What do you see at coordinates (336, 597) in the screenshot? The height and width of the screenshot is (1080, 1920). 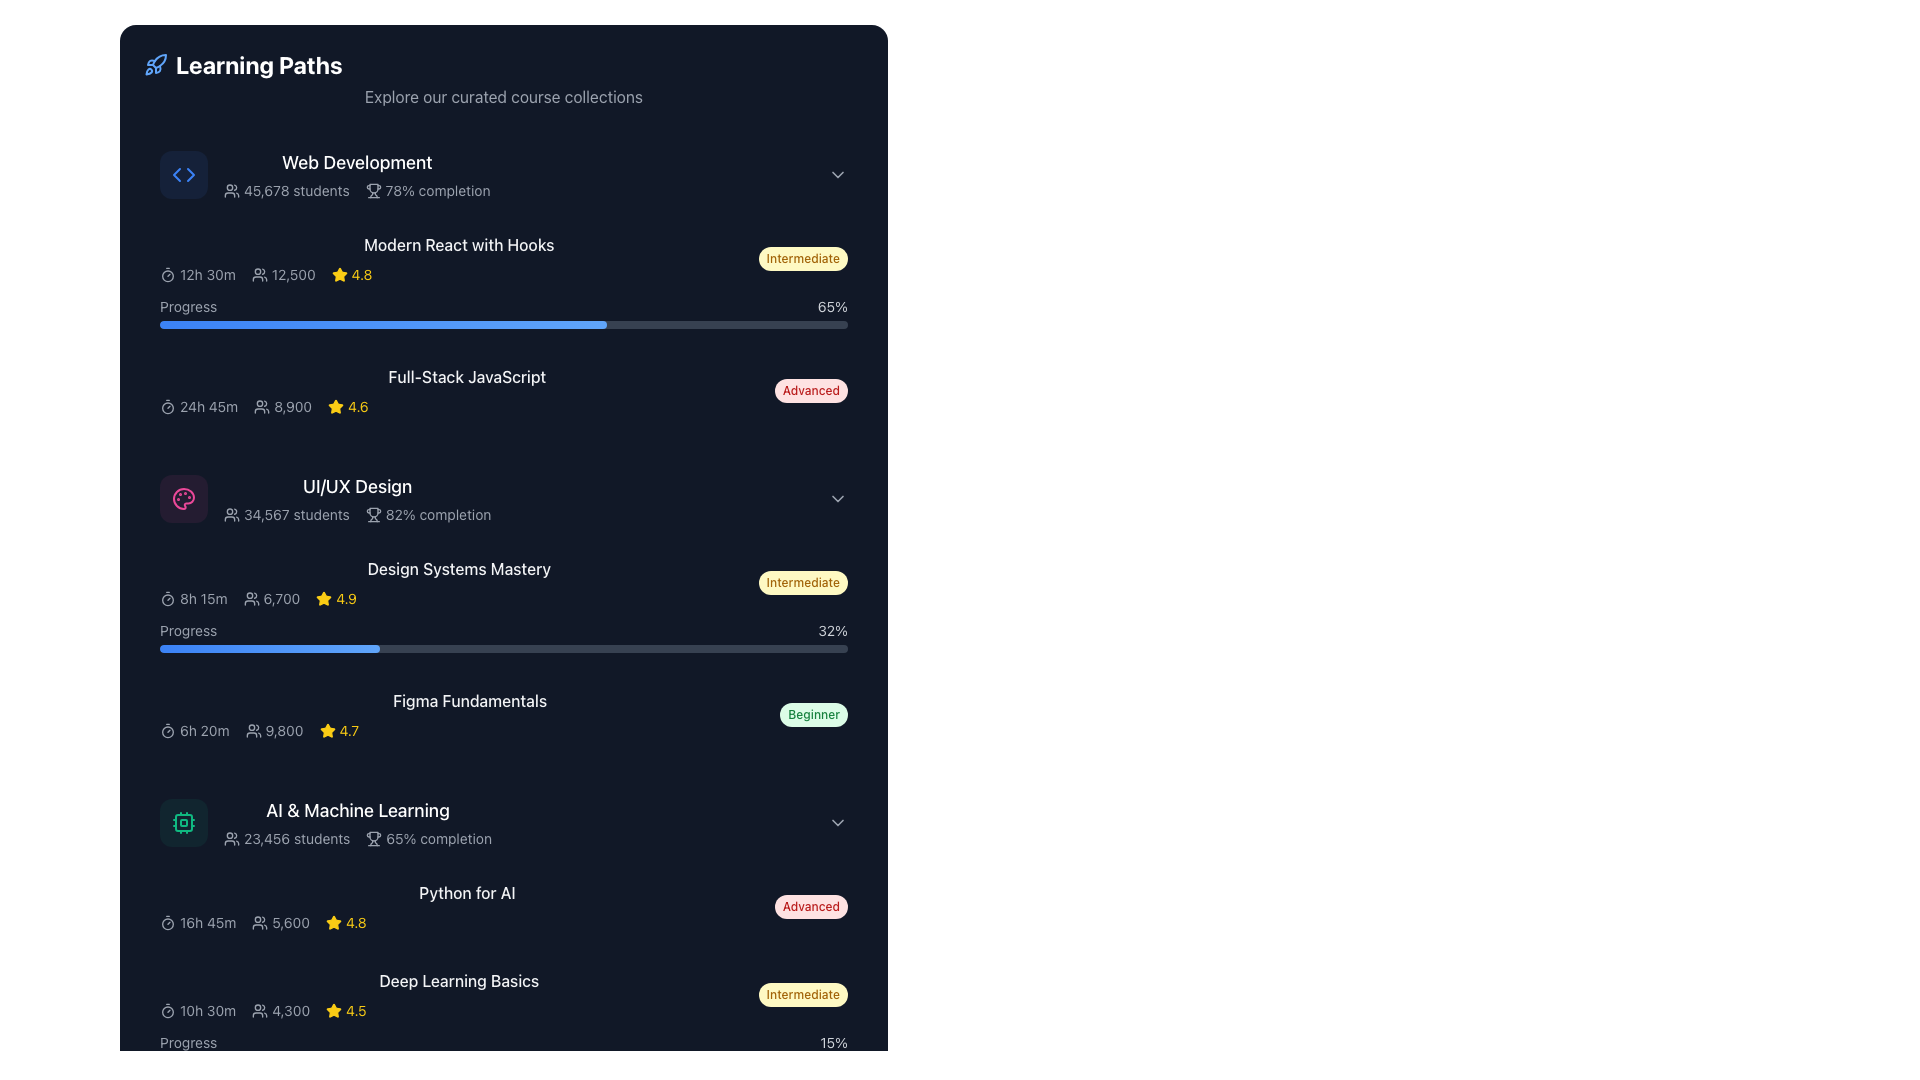 I see `the yellow star icon indicating a rating of '4.9' in the 'Design Systems Mastery' course entry, located in the 'Learning Paths' section` at bounding box center [336, 597].